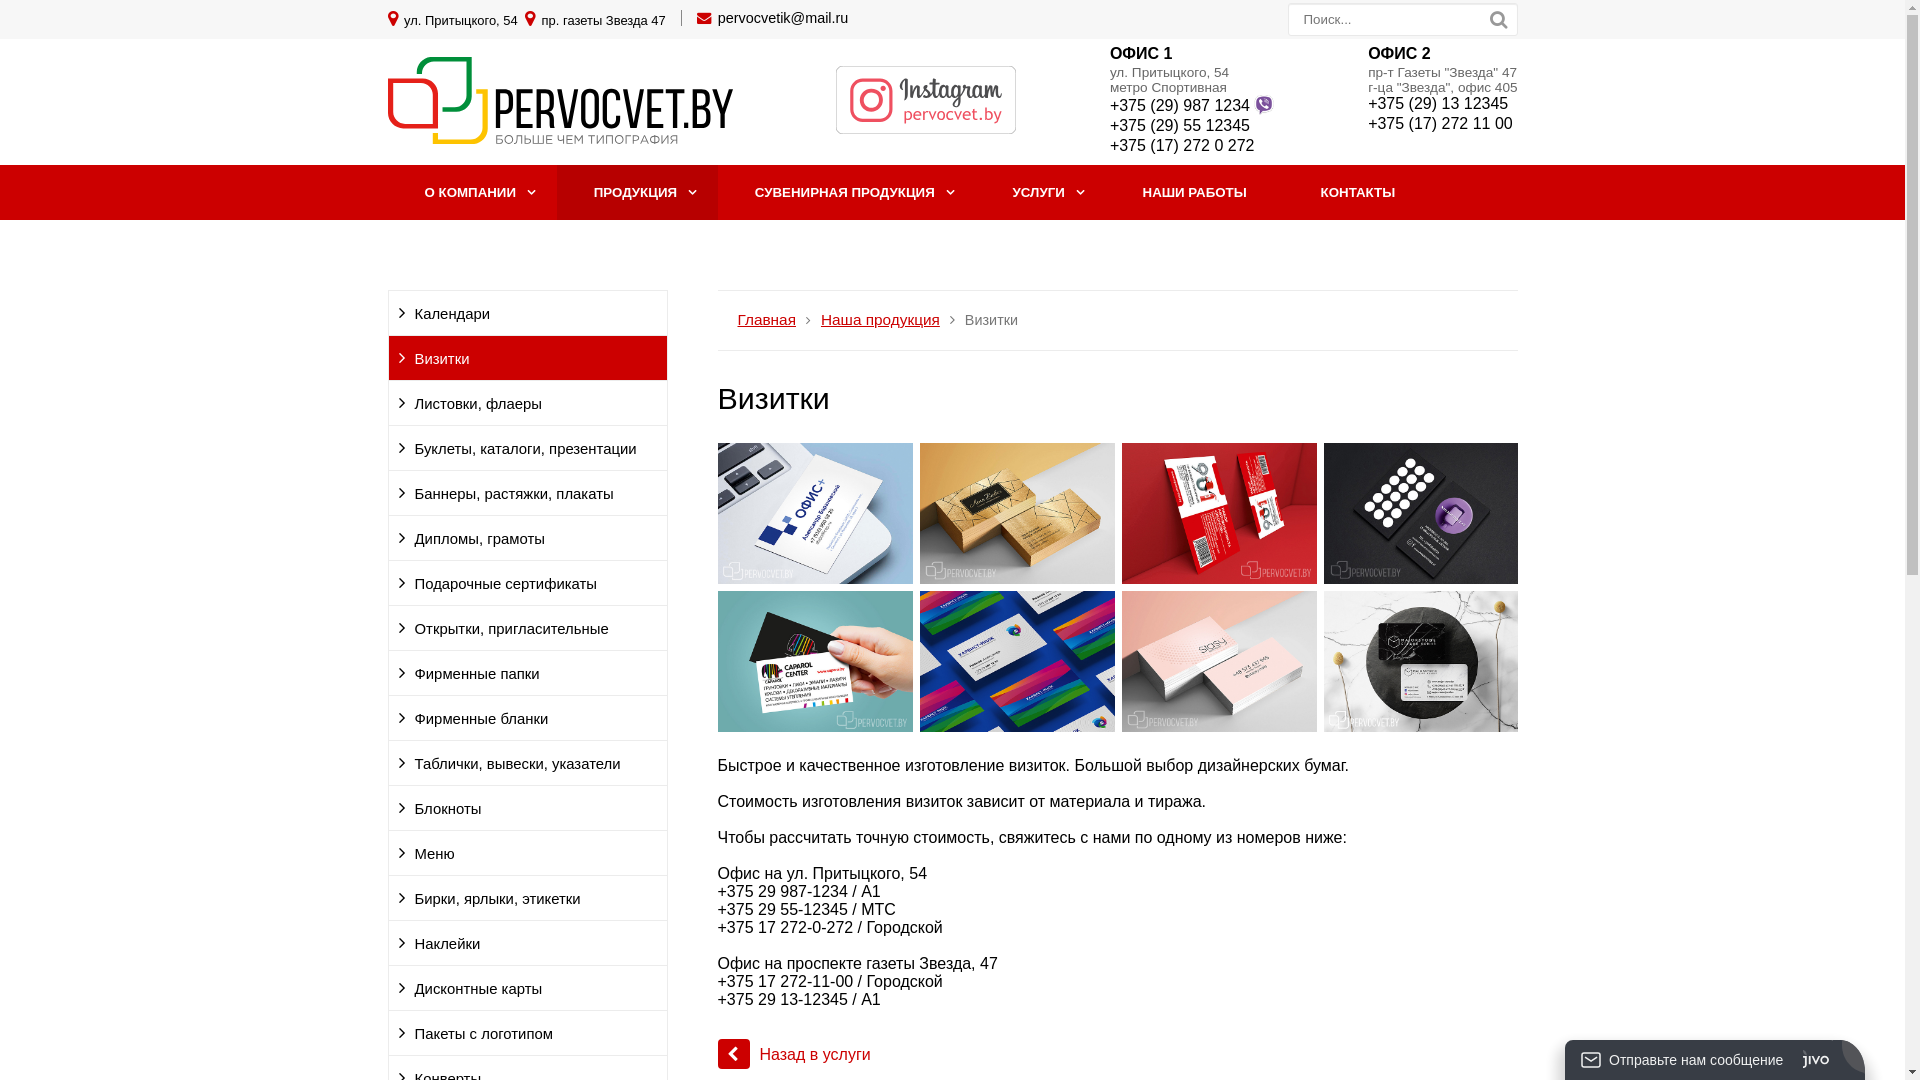 The width and height of the screenshot is (1920, 1080). I want to click on '+375 (17) 272 0 272', so click(1182, 144).